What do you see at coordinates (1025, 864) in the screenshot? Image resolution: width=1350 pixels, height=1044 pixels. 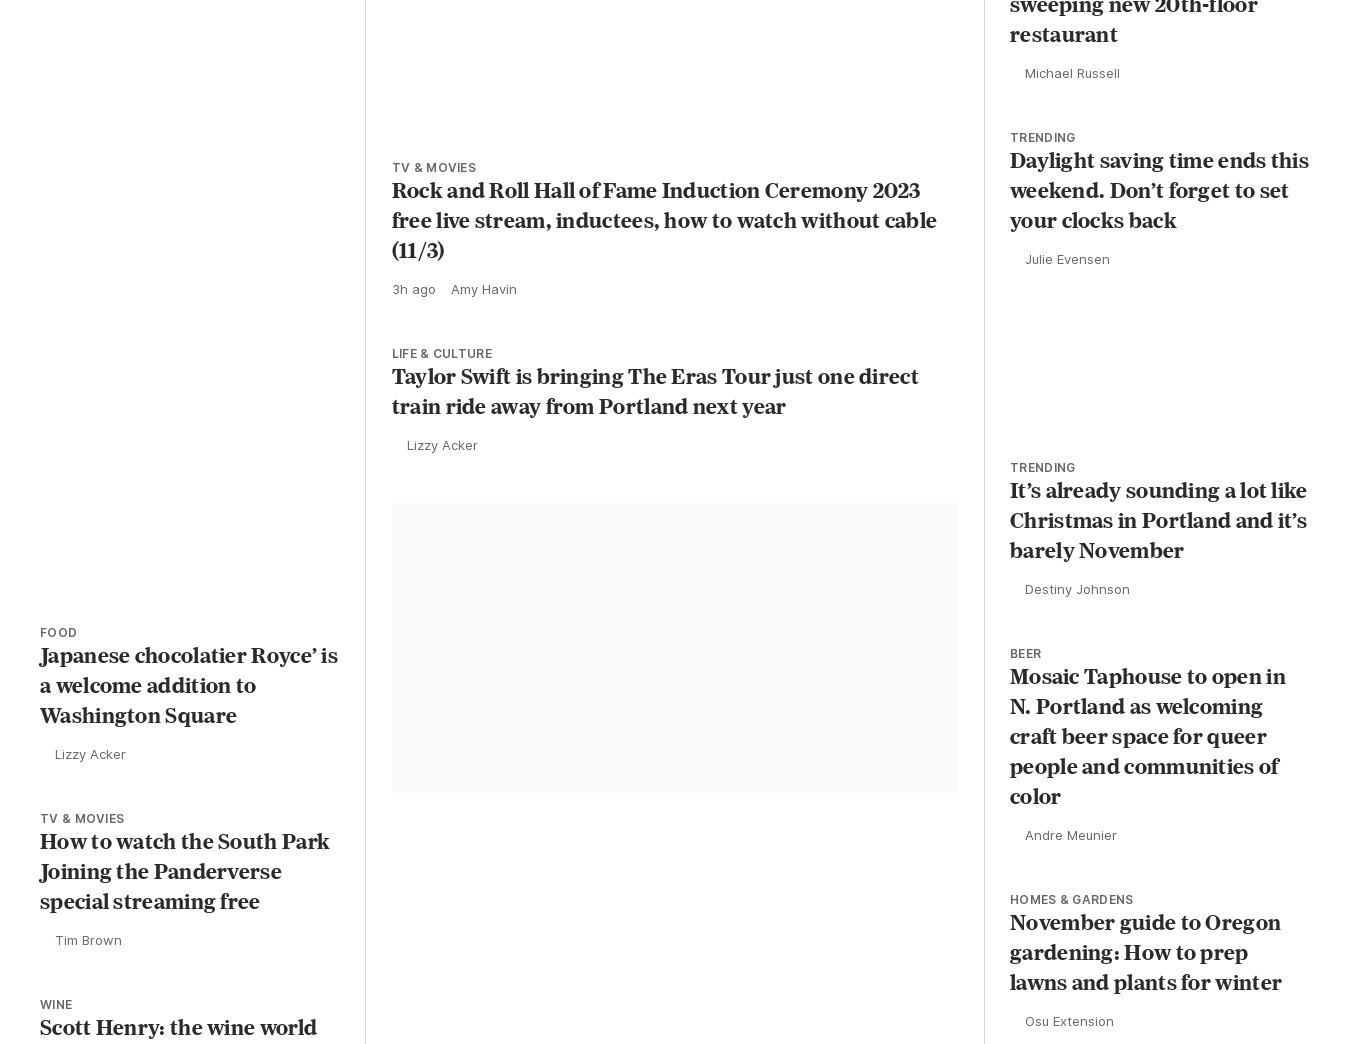 I see `'Andre Meunier'` at bounding box center [1025, 864].